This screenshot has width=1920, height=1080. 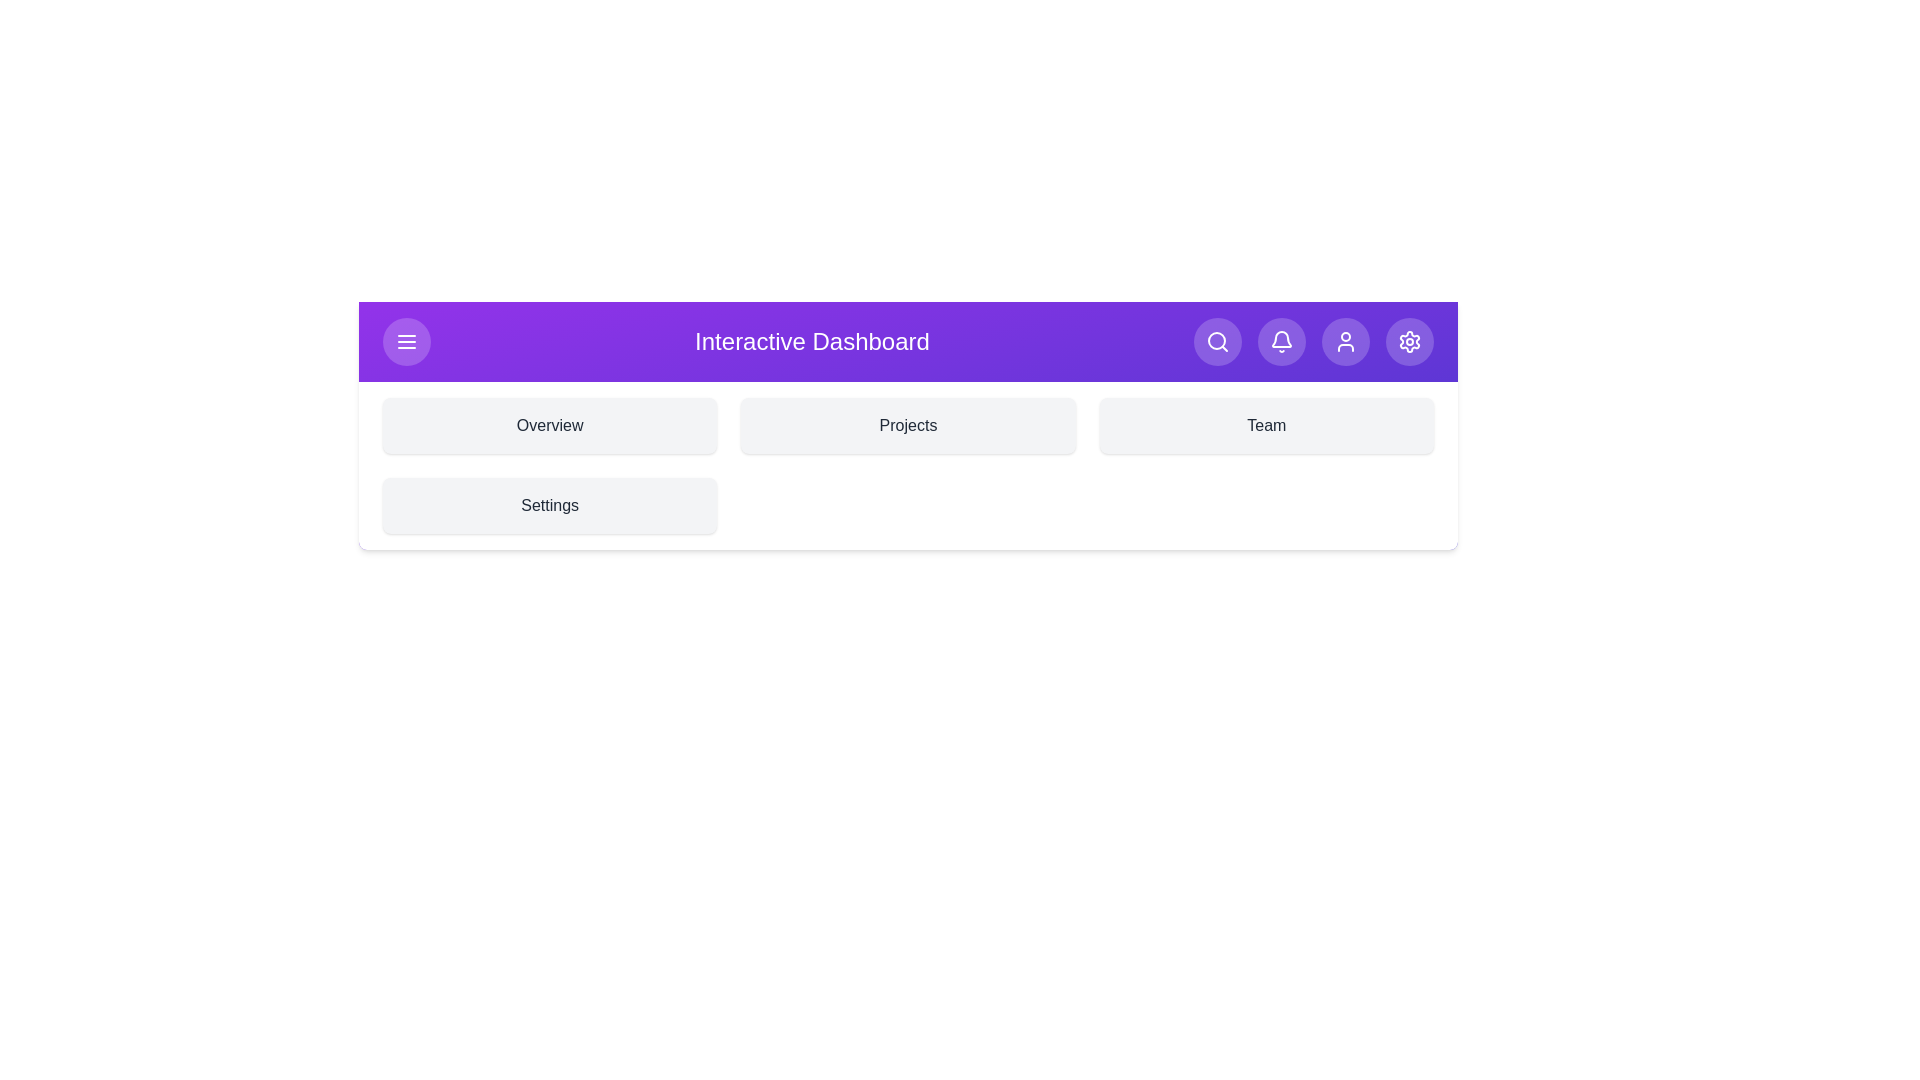 What do you see at coordinates (1217, 341) in the screenshot?
I see `the search icon to initiate a search` at bounding box center [1217, 341].